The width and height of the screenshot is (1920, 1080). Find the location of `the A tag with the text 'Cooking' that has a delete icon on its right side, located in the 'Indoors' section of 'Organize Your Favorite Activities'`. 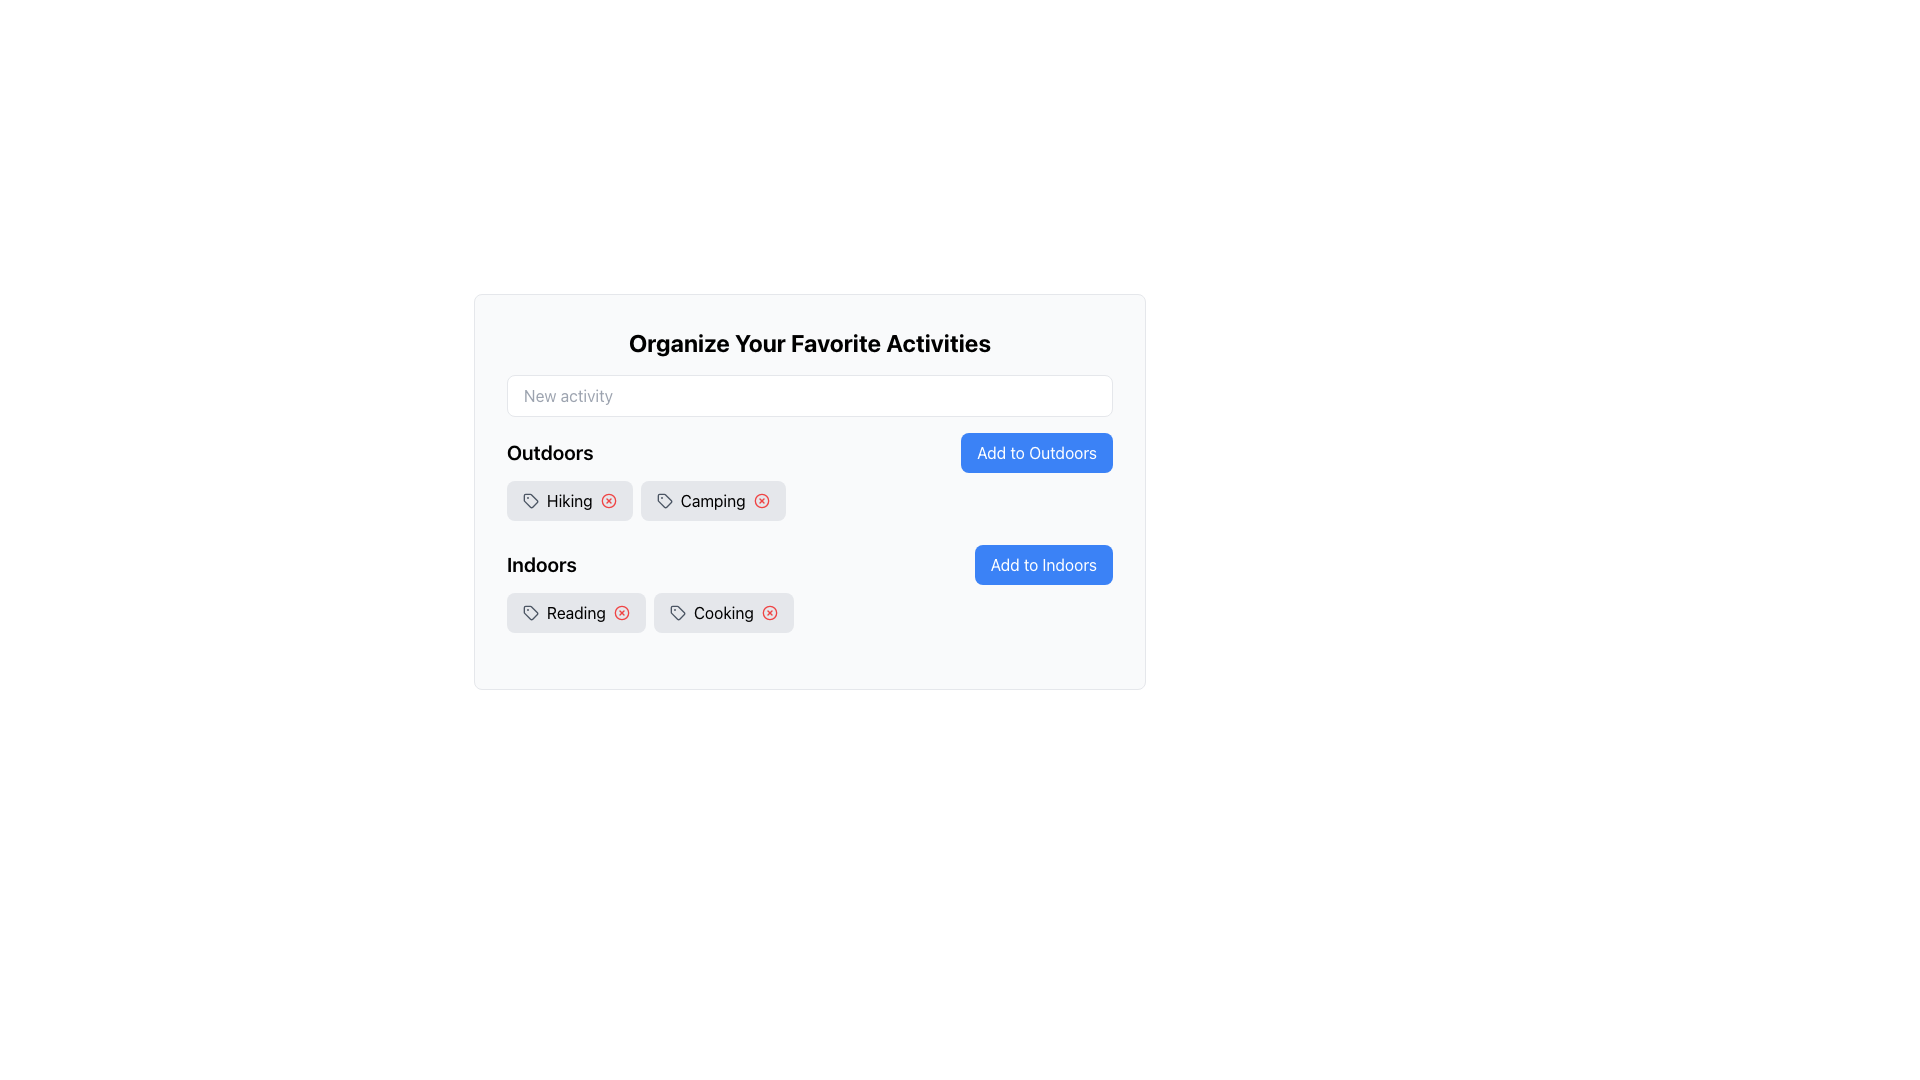

the A tag with the text 'Cooking' that has a delete icon on its right side, located in the 'Indoors' section of 'Organize Your Favorite Activities' is located at coordinates (722, 612).